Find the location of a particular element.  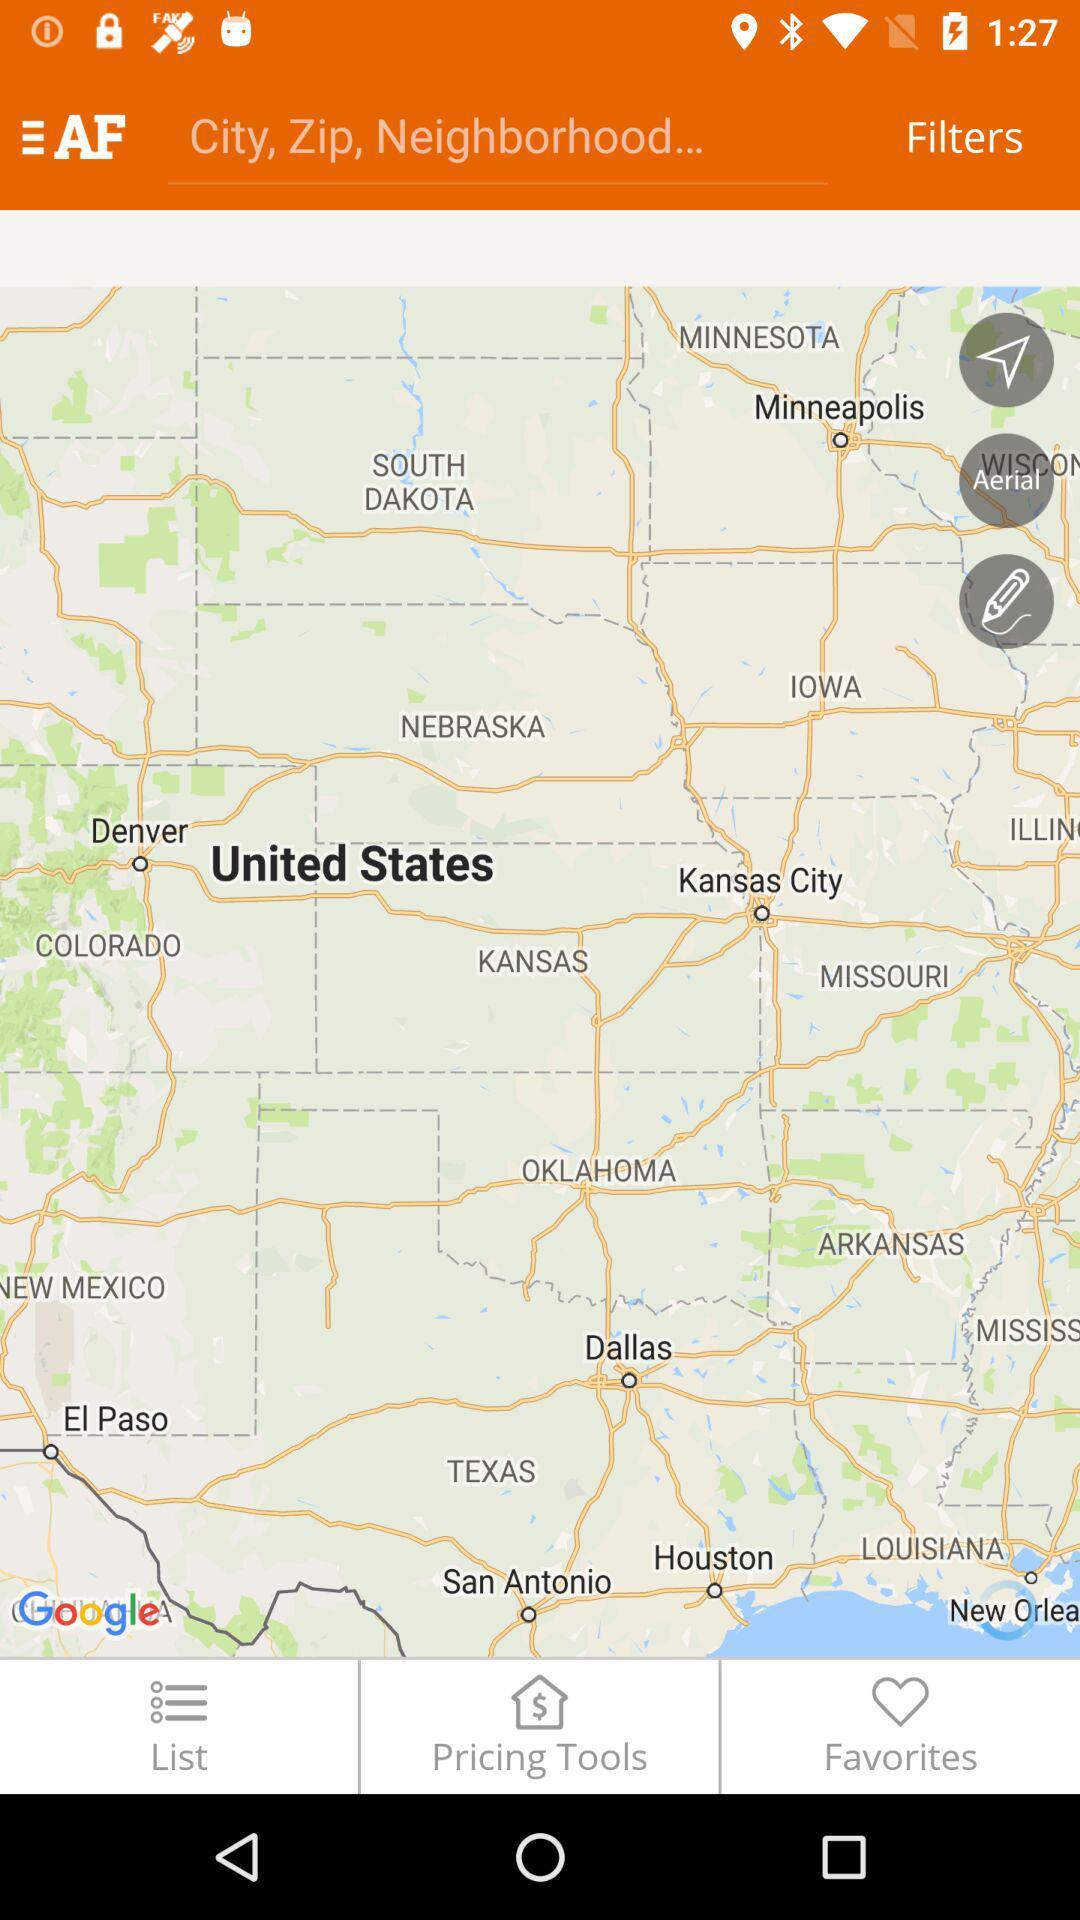

the favorites item is located at coordinates (900, 1725).